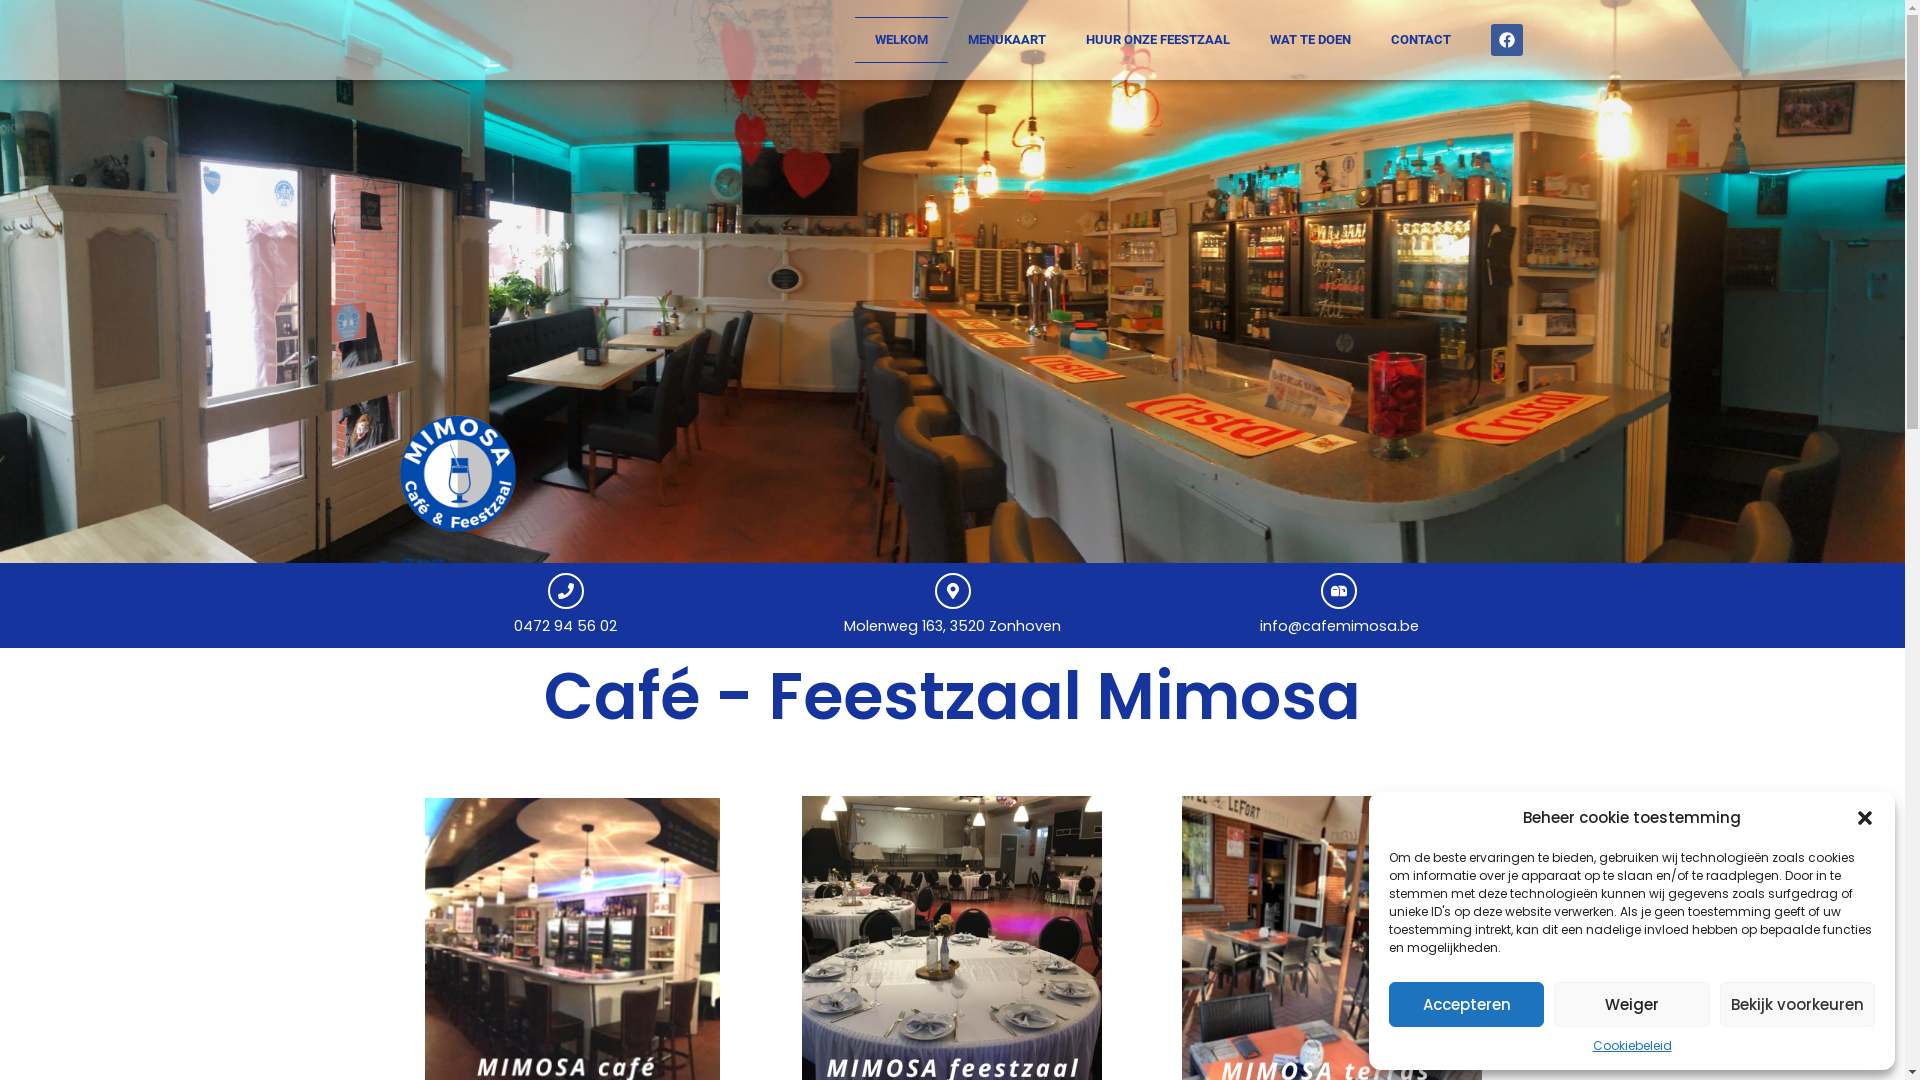 This screenshot has width=1920, height=1080. I want to click on 'Weiger', so click(1553, 1004).